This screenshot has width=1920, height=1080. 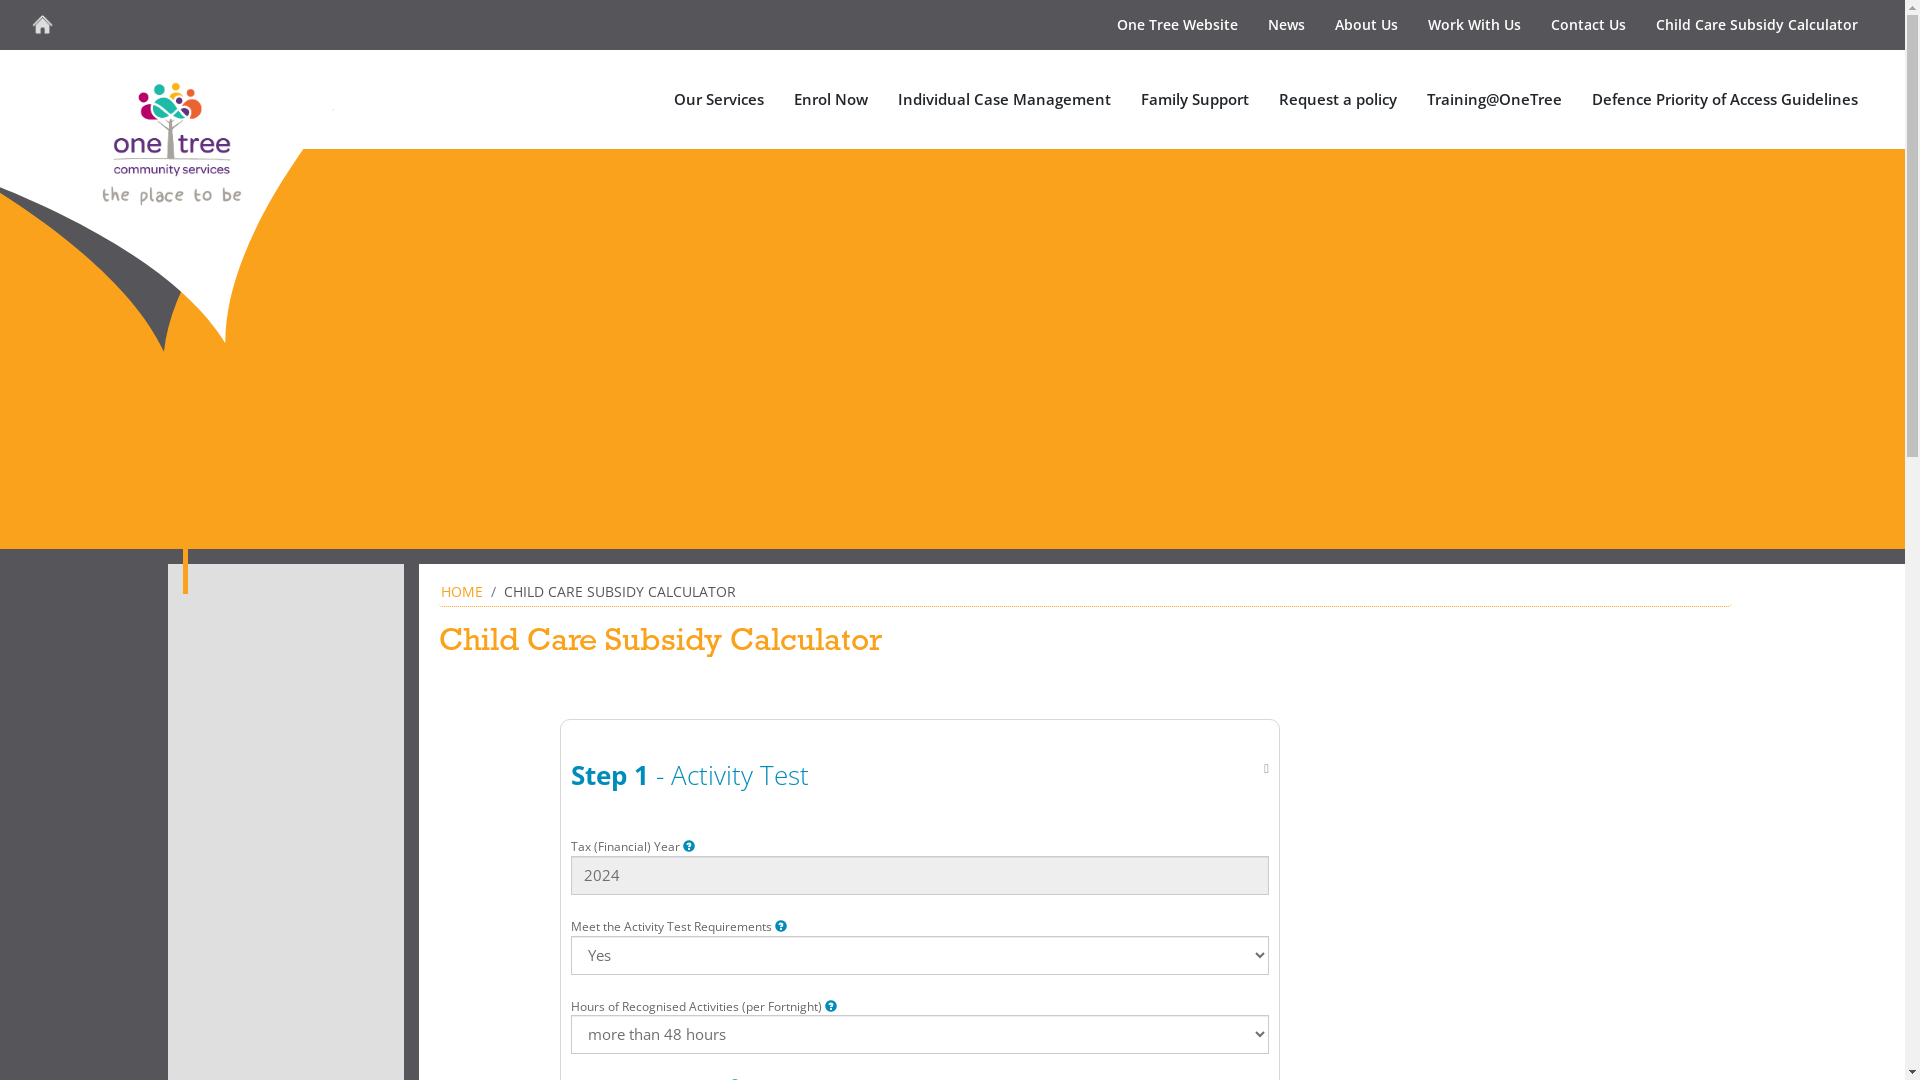 What do you see at coordinates (1177, 24) in the screenshot?
I see `'One Tree Website'` at bounding box center [1177, 24].